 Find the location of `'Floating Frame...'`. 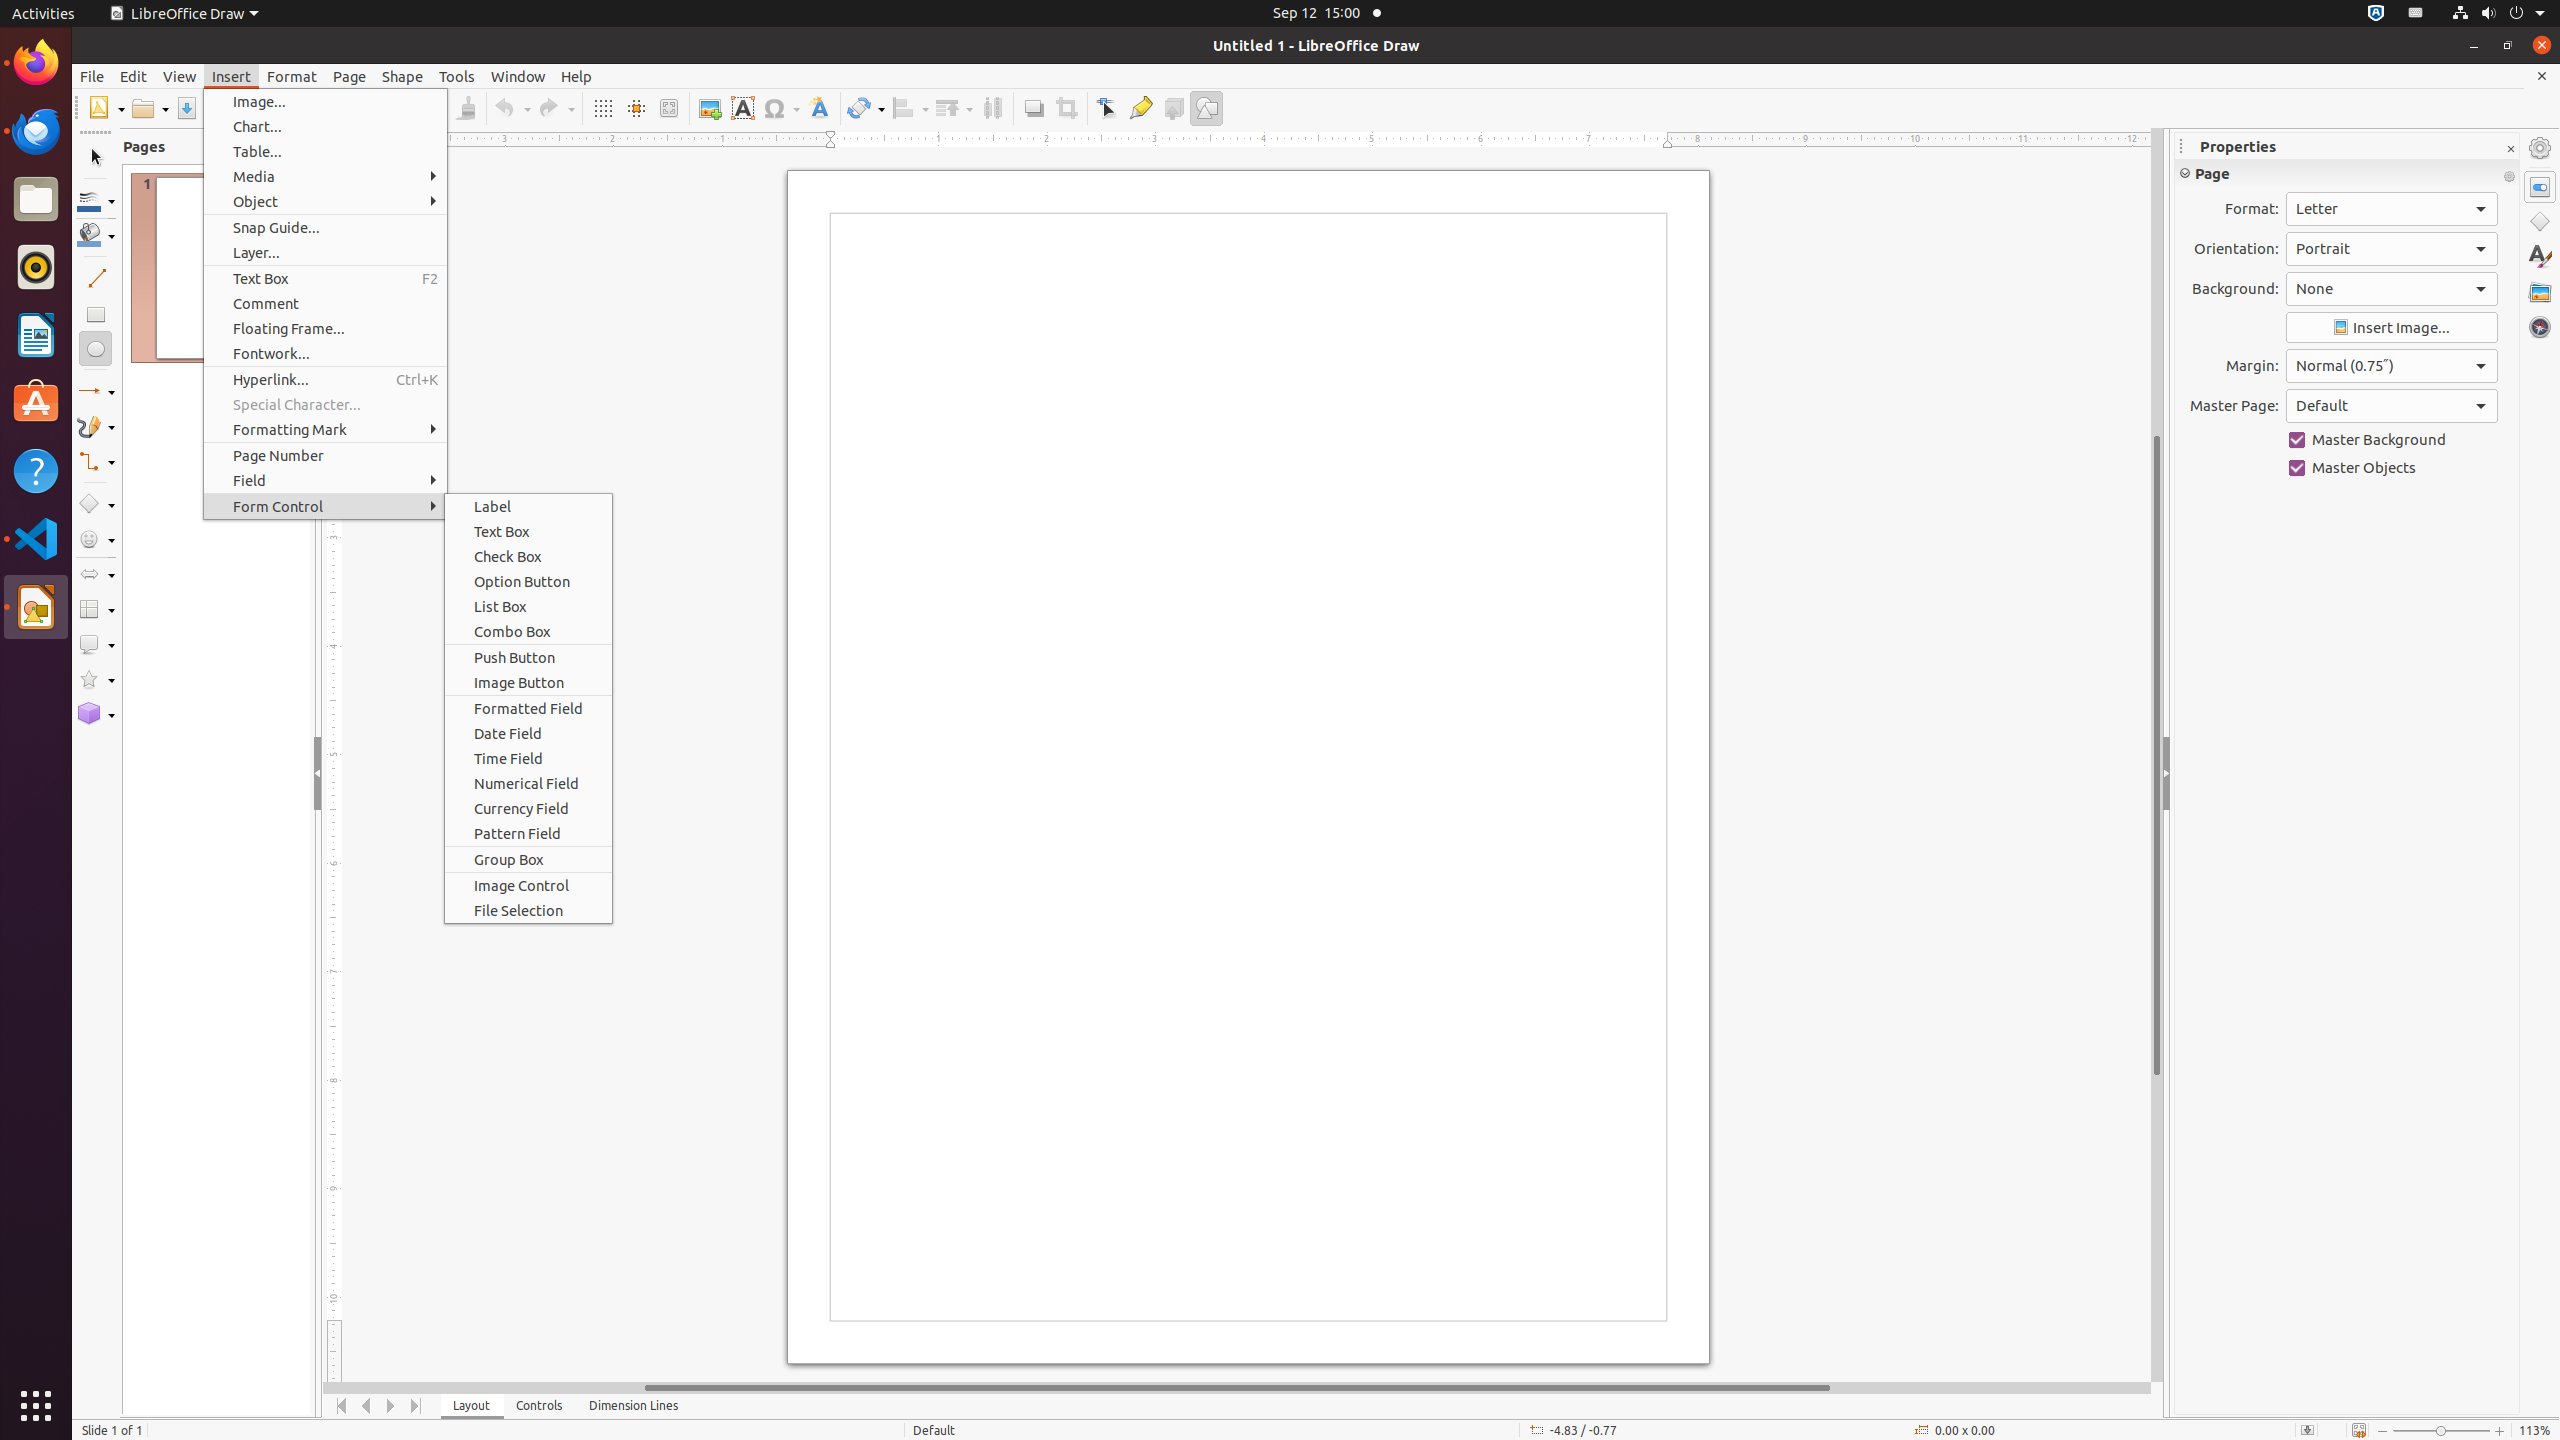

'Floating Frame...' is located at coordinates (325, 328).